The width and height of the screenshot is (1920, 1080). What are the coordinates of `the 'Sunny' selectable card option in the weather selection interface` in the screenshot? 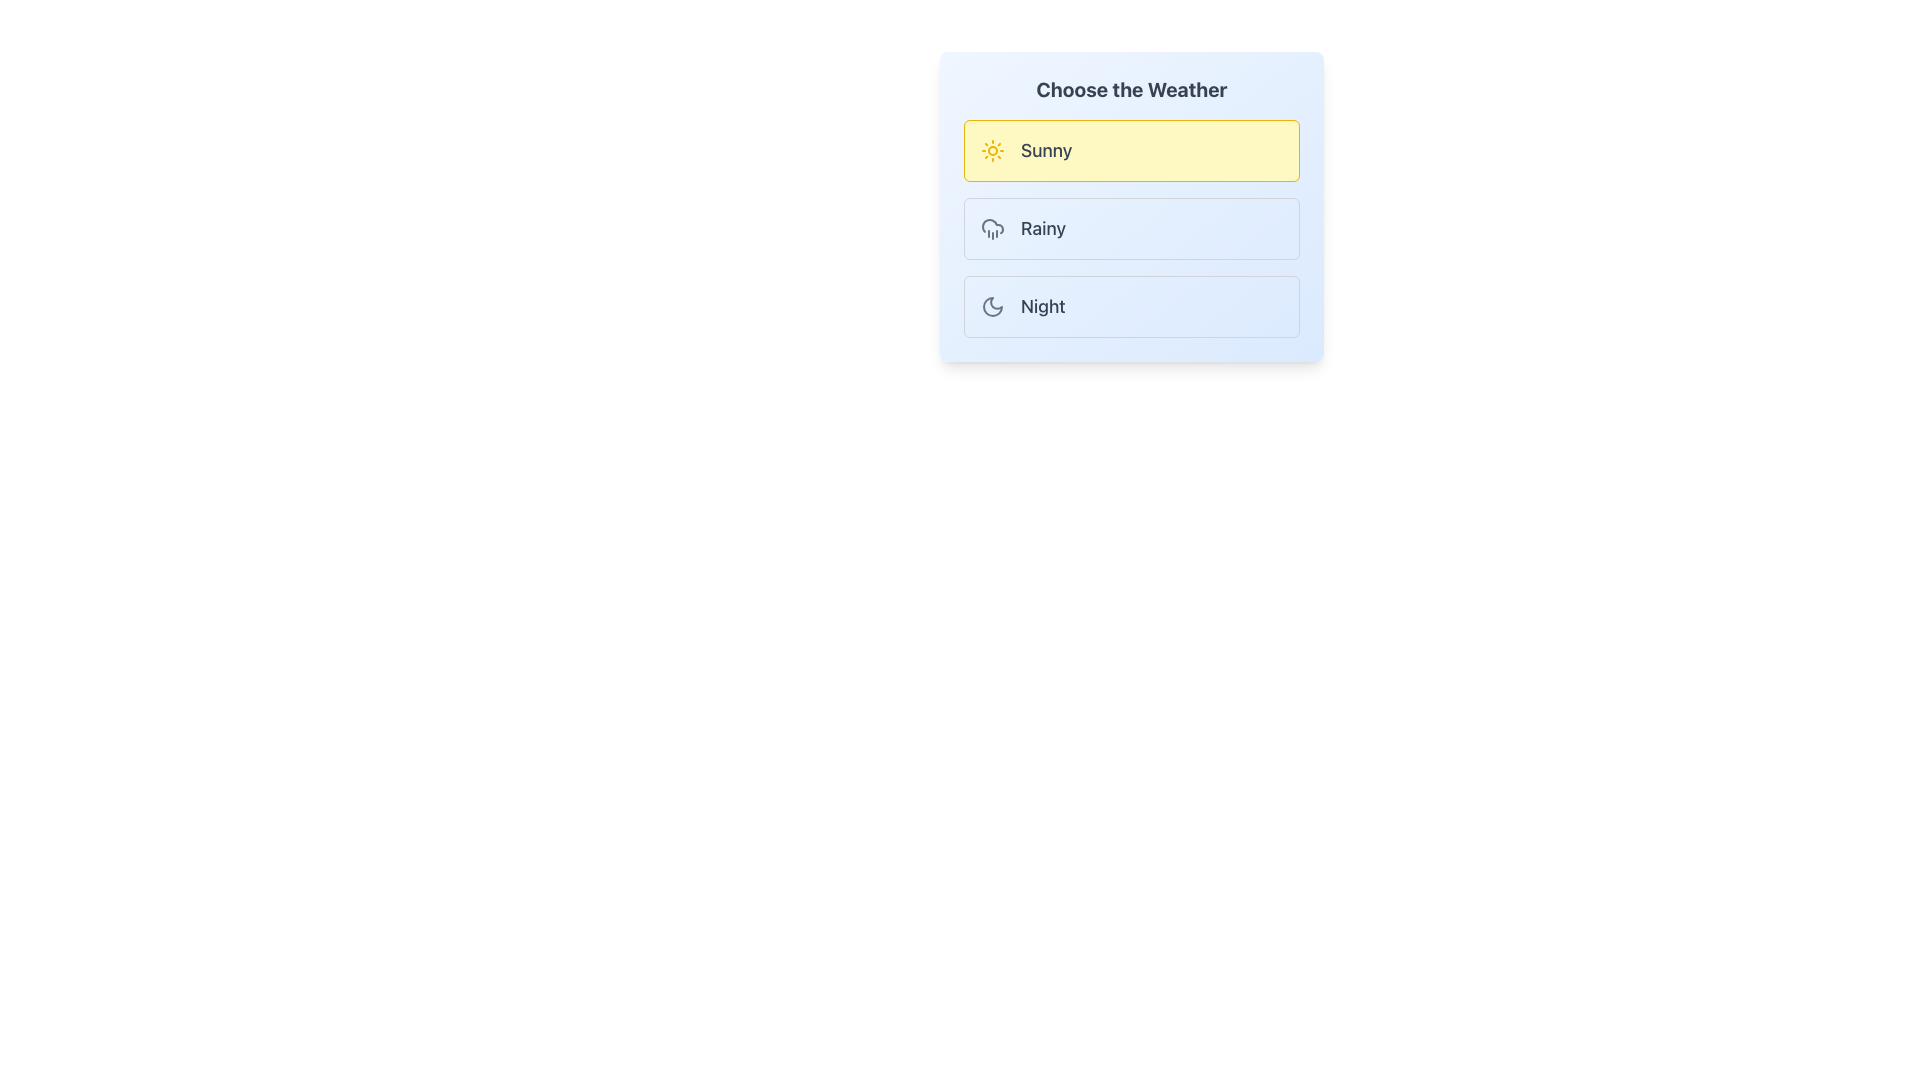 It's located at (1132, 149).